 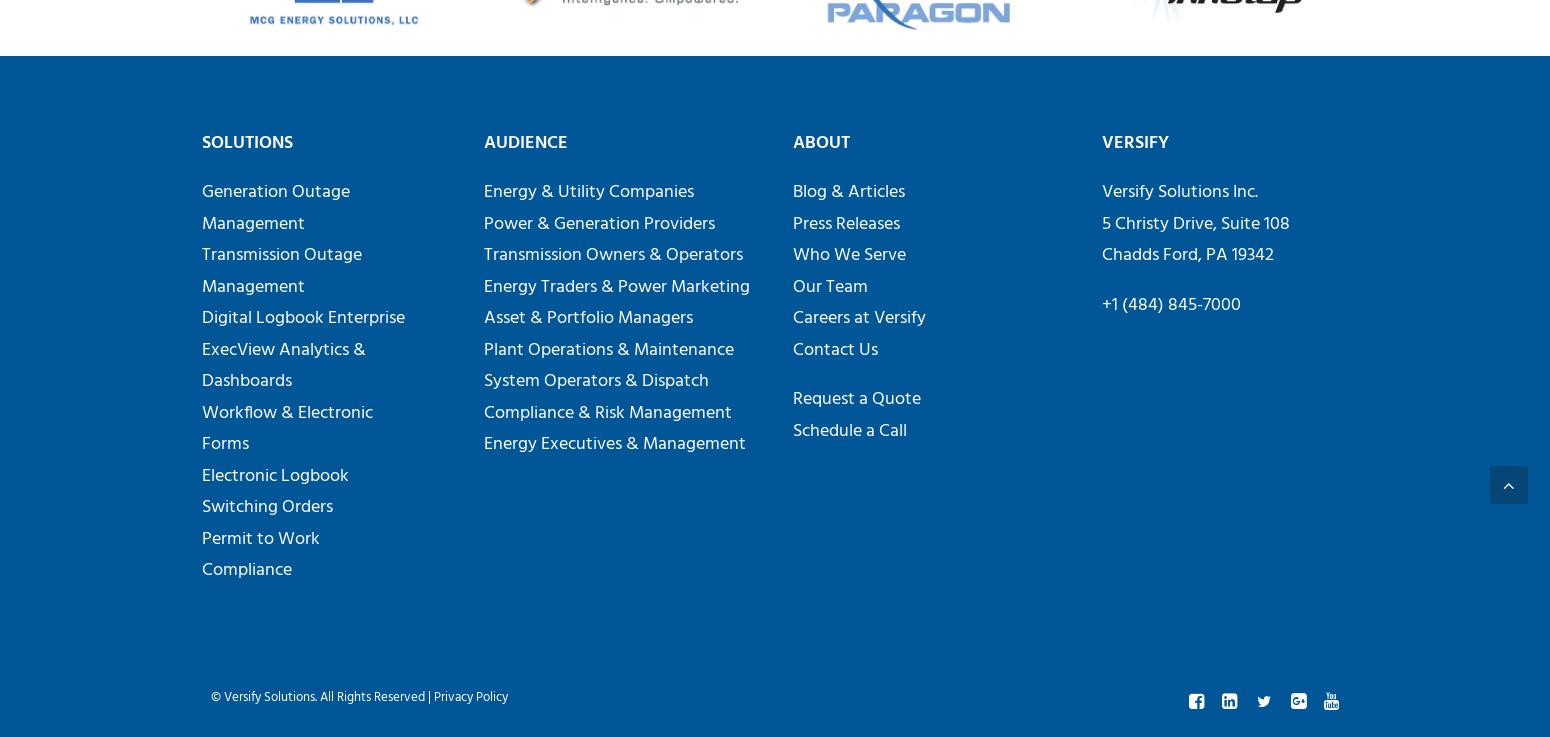 What do you see at coordinates (276, 207) in the screenshot?
I see `'Generation Outage Management'` at bounding box center [276, 207].